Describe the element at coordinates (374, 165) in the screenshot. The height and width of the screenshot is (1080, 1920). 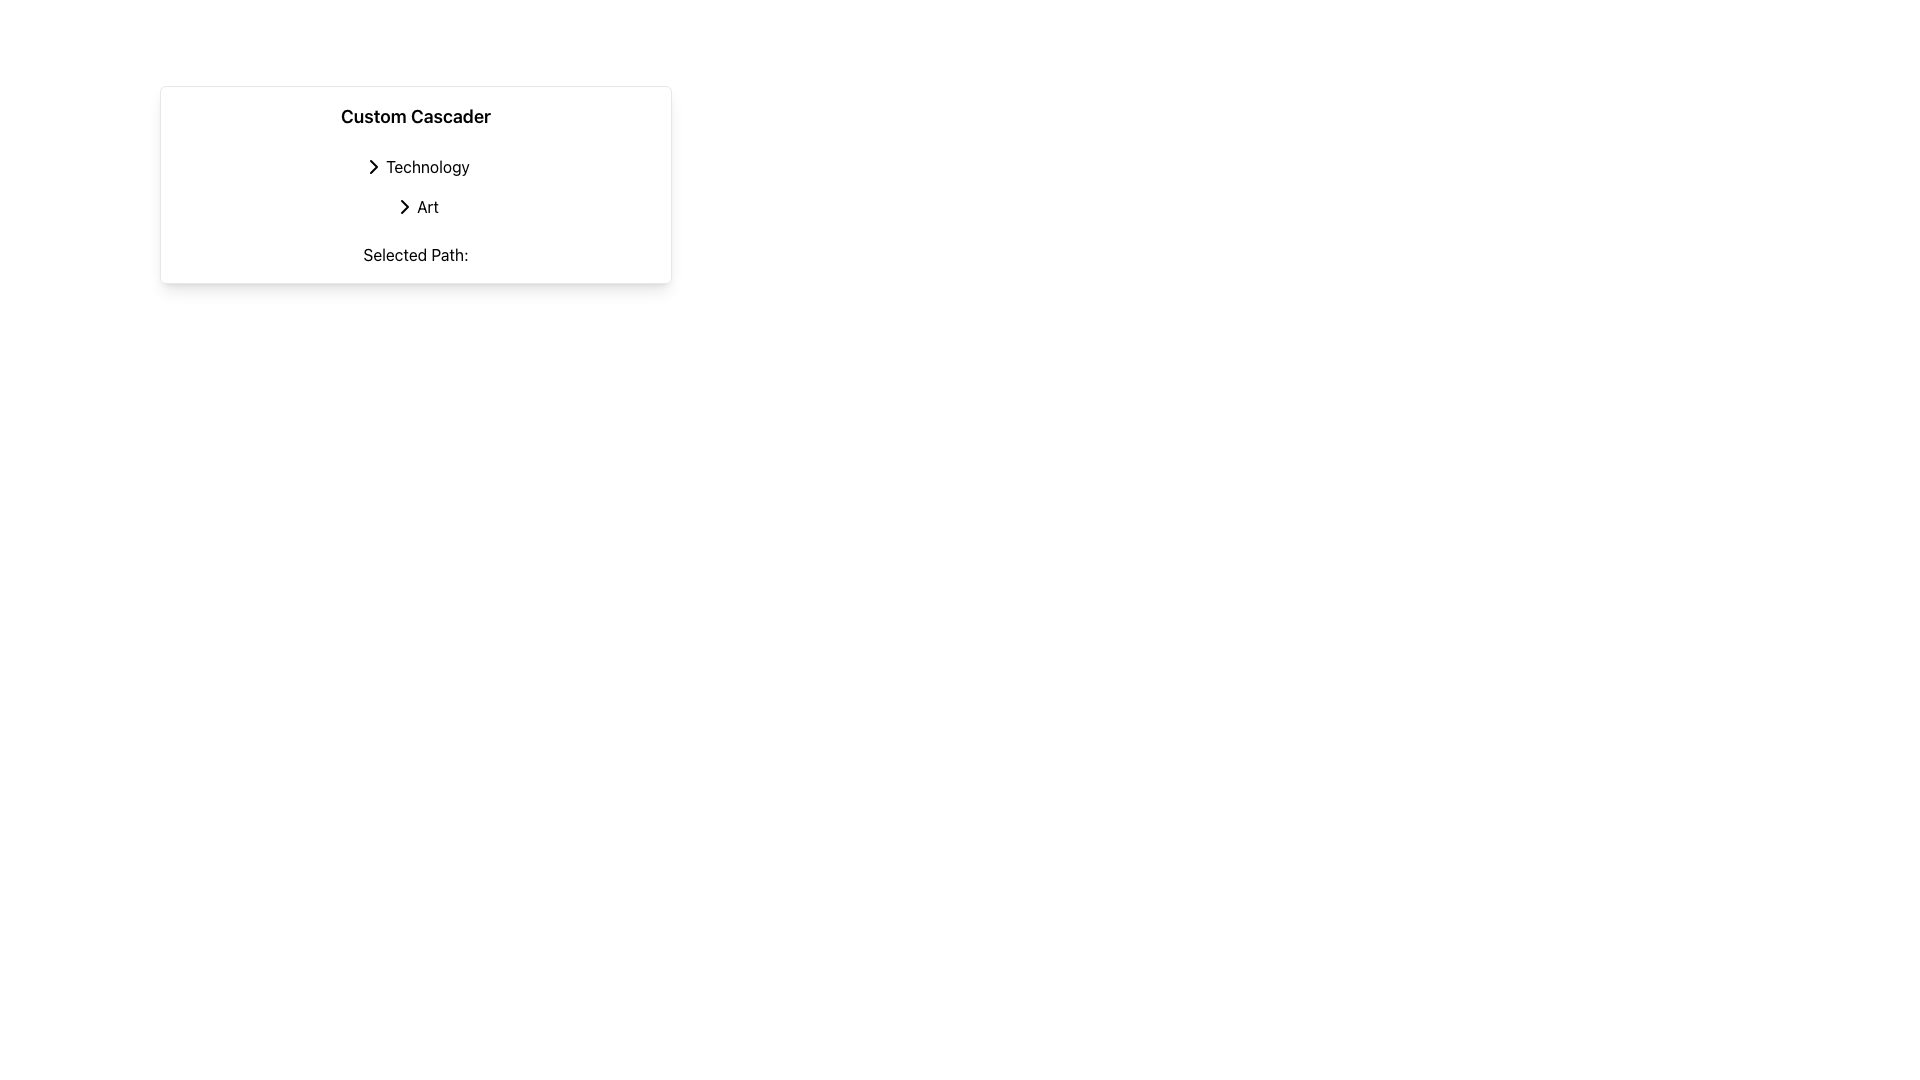
I see `the chevron icon located to the right of the 'Art' label in the dropdown menu under 'Custom Cascader'` at that location.